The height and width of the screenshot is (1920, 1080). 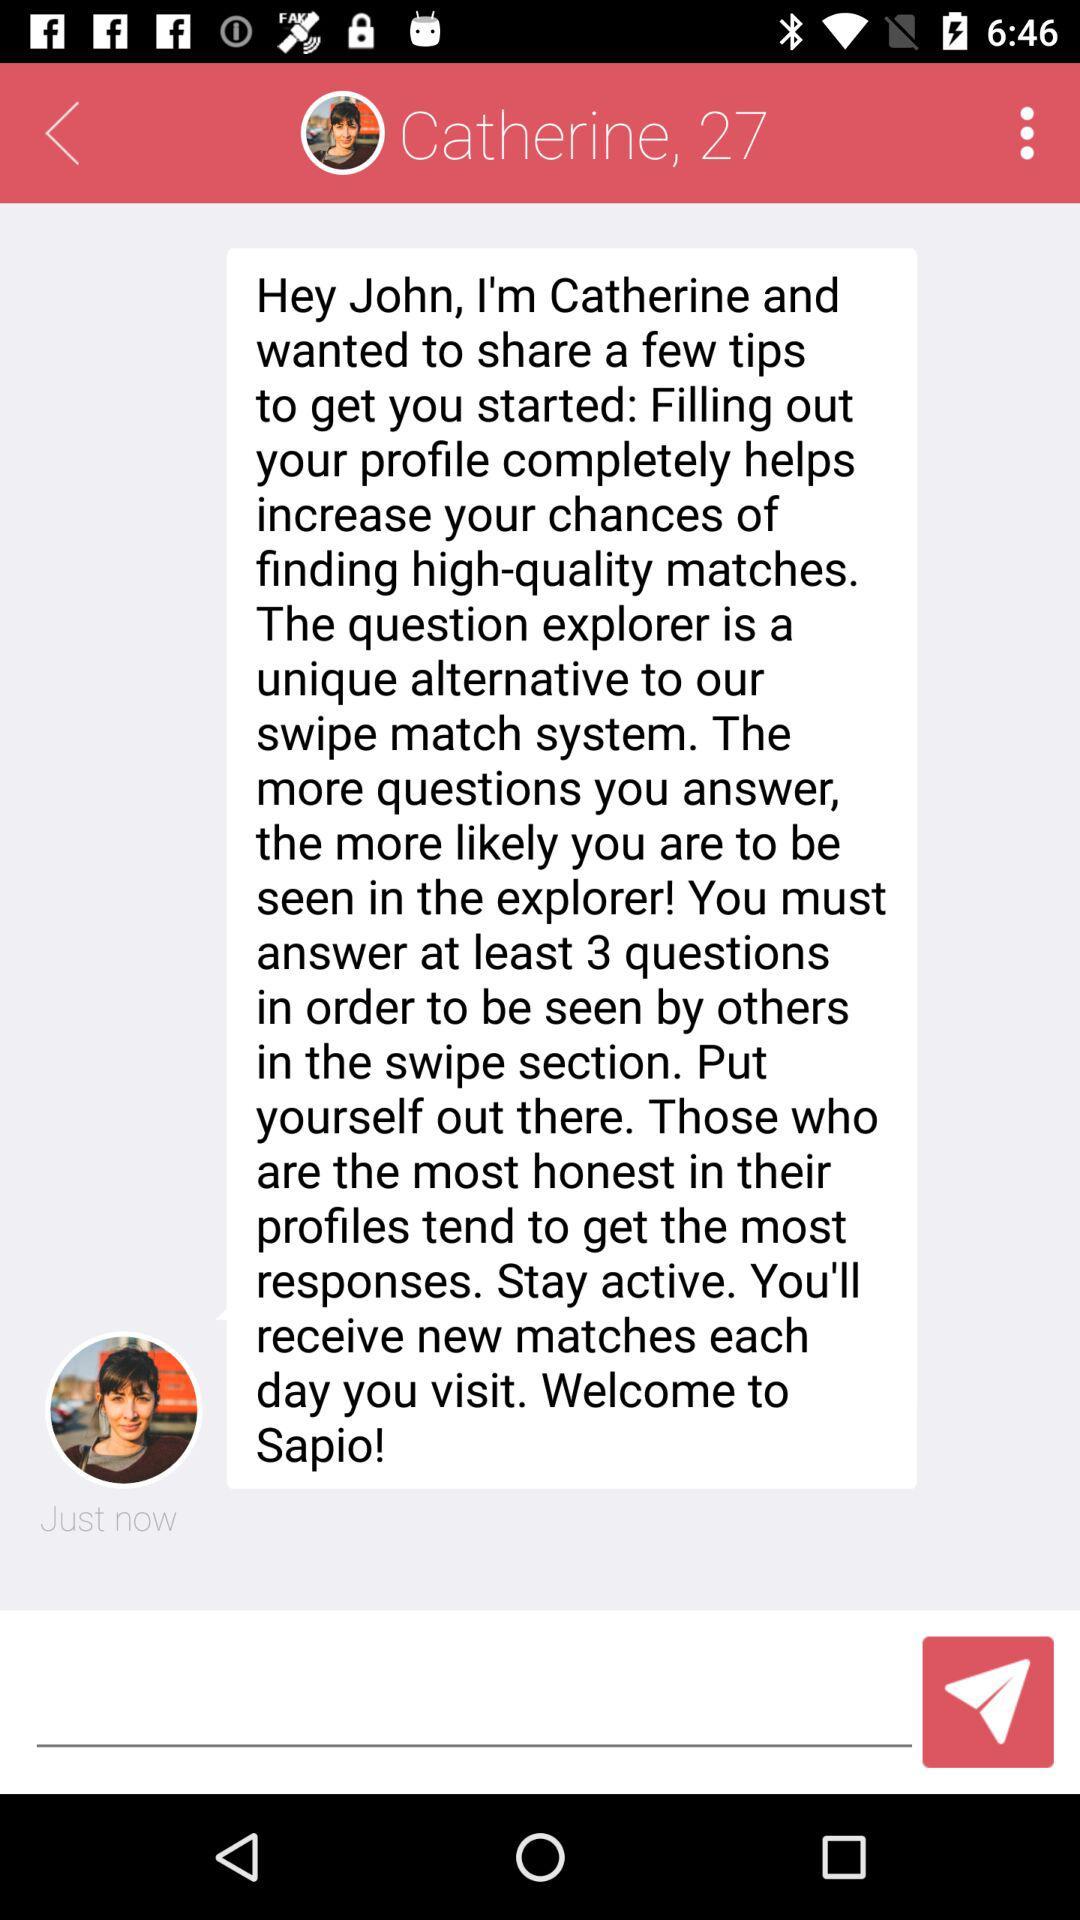 I want to click on to enable text field, so click(x=474, y=1701).